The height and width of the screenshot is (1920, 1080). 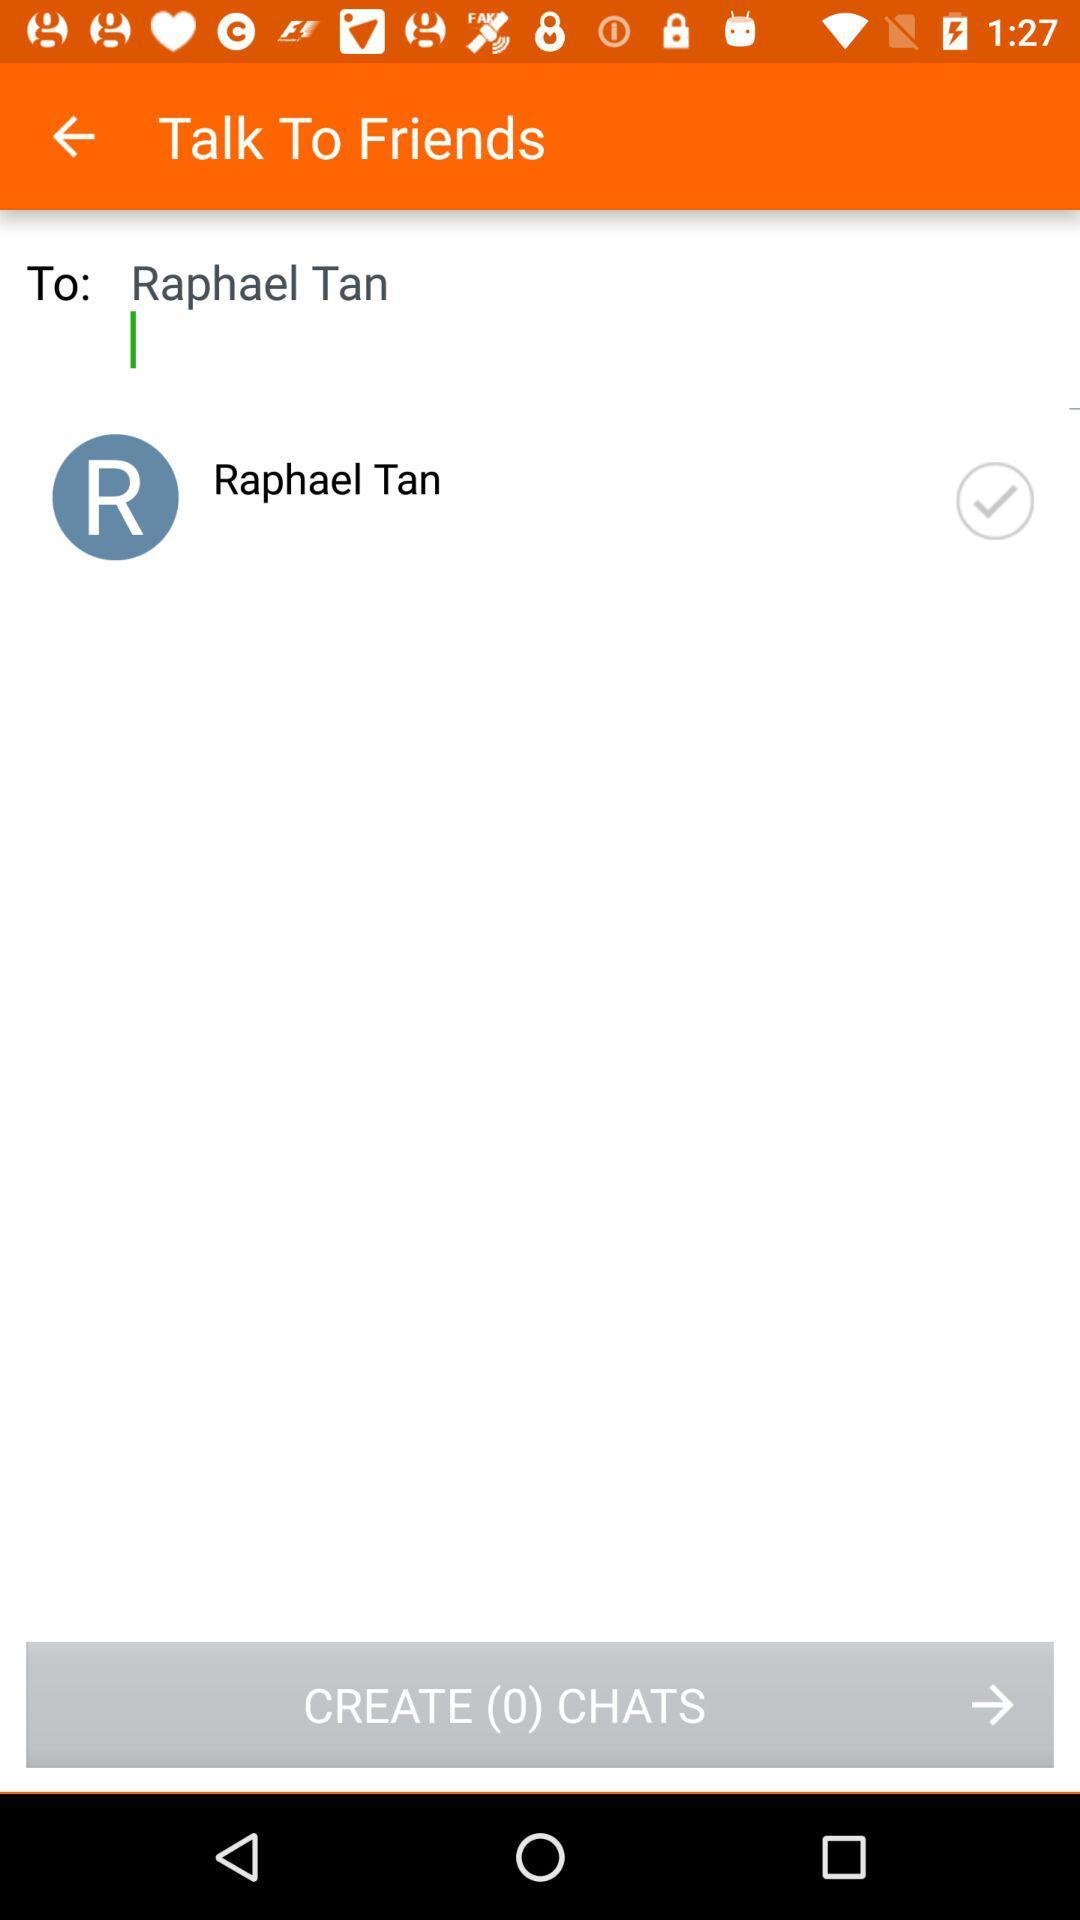 What do you see at coordinates (995, 501) in the screenshot?
I see `icon above create (0) chats icon` at bounding box center [995, 501].